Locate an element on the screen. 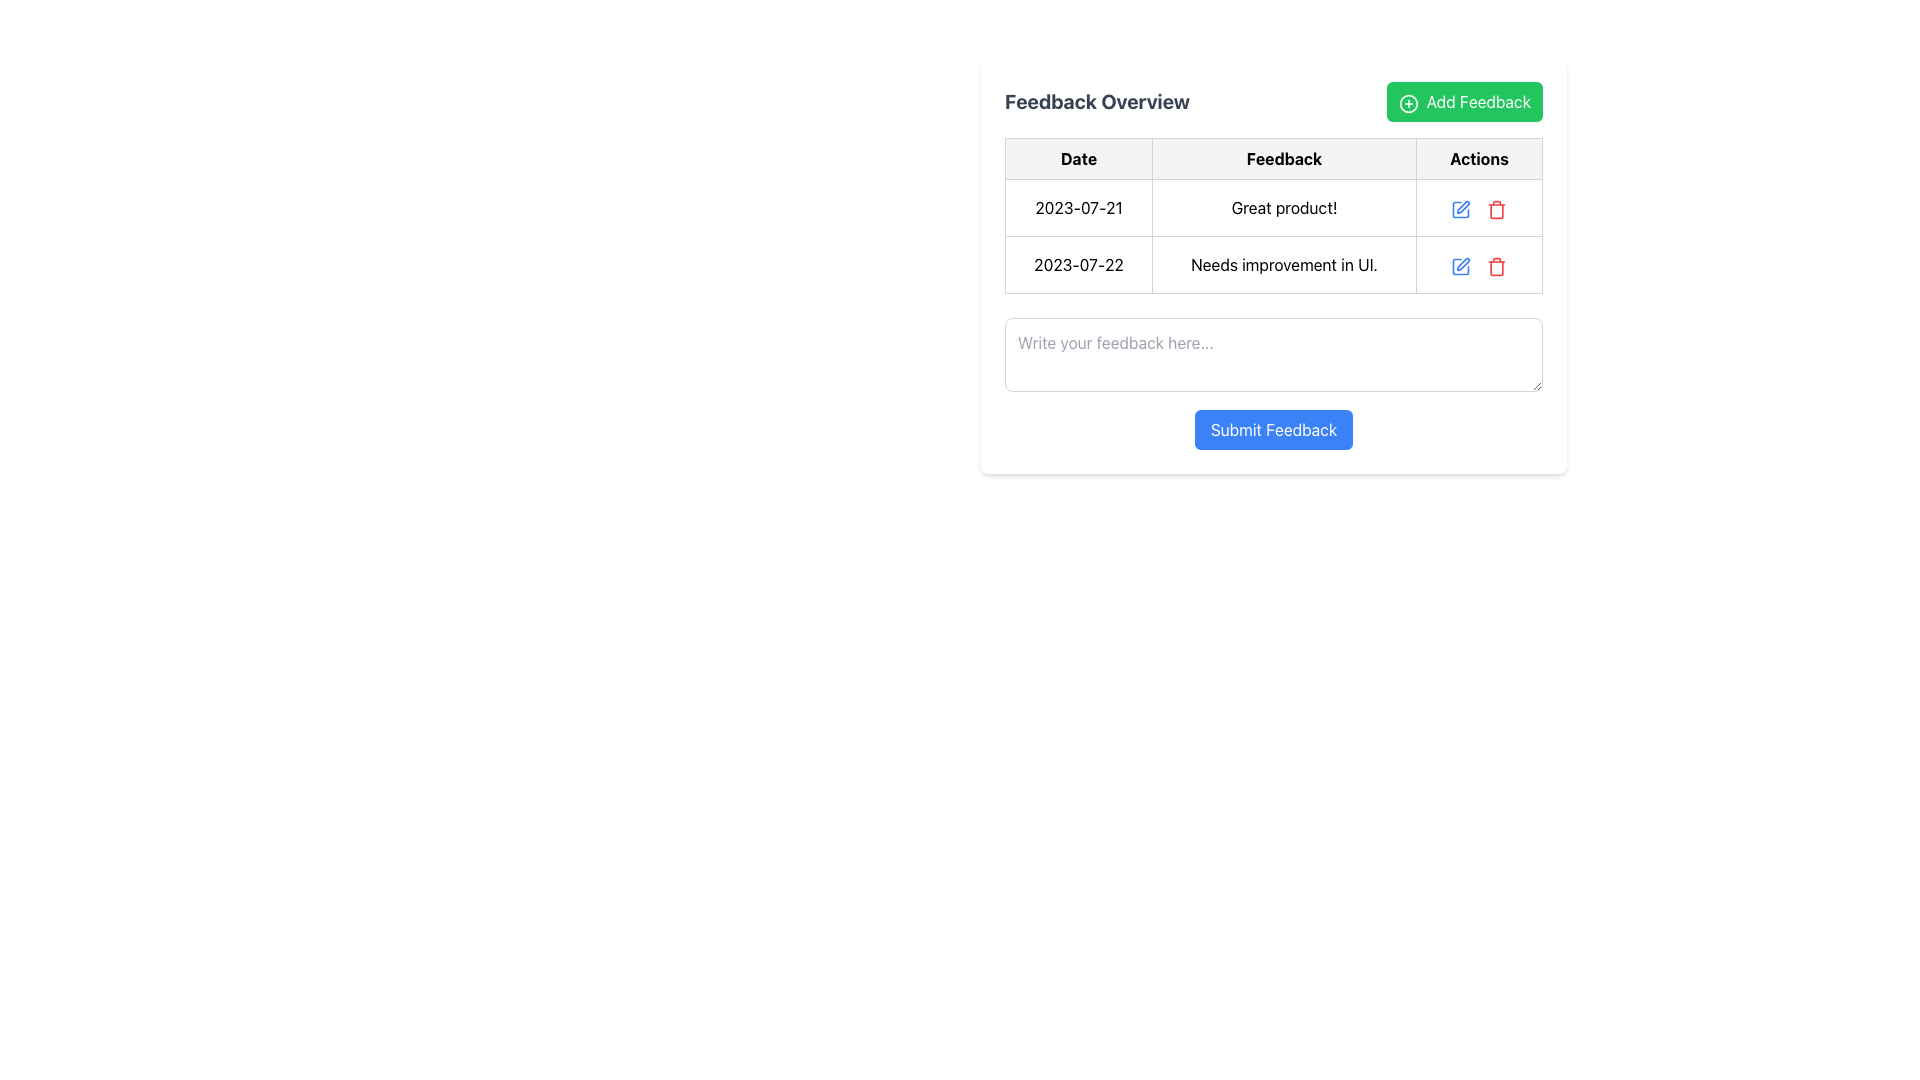 This screenshot has height=1080, width=1920. the feedback text cell is located at coordinates (1272, 208).